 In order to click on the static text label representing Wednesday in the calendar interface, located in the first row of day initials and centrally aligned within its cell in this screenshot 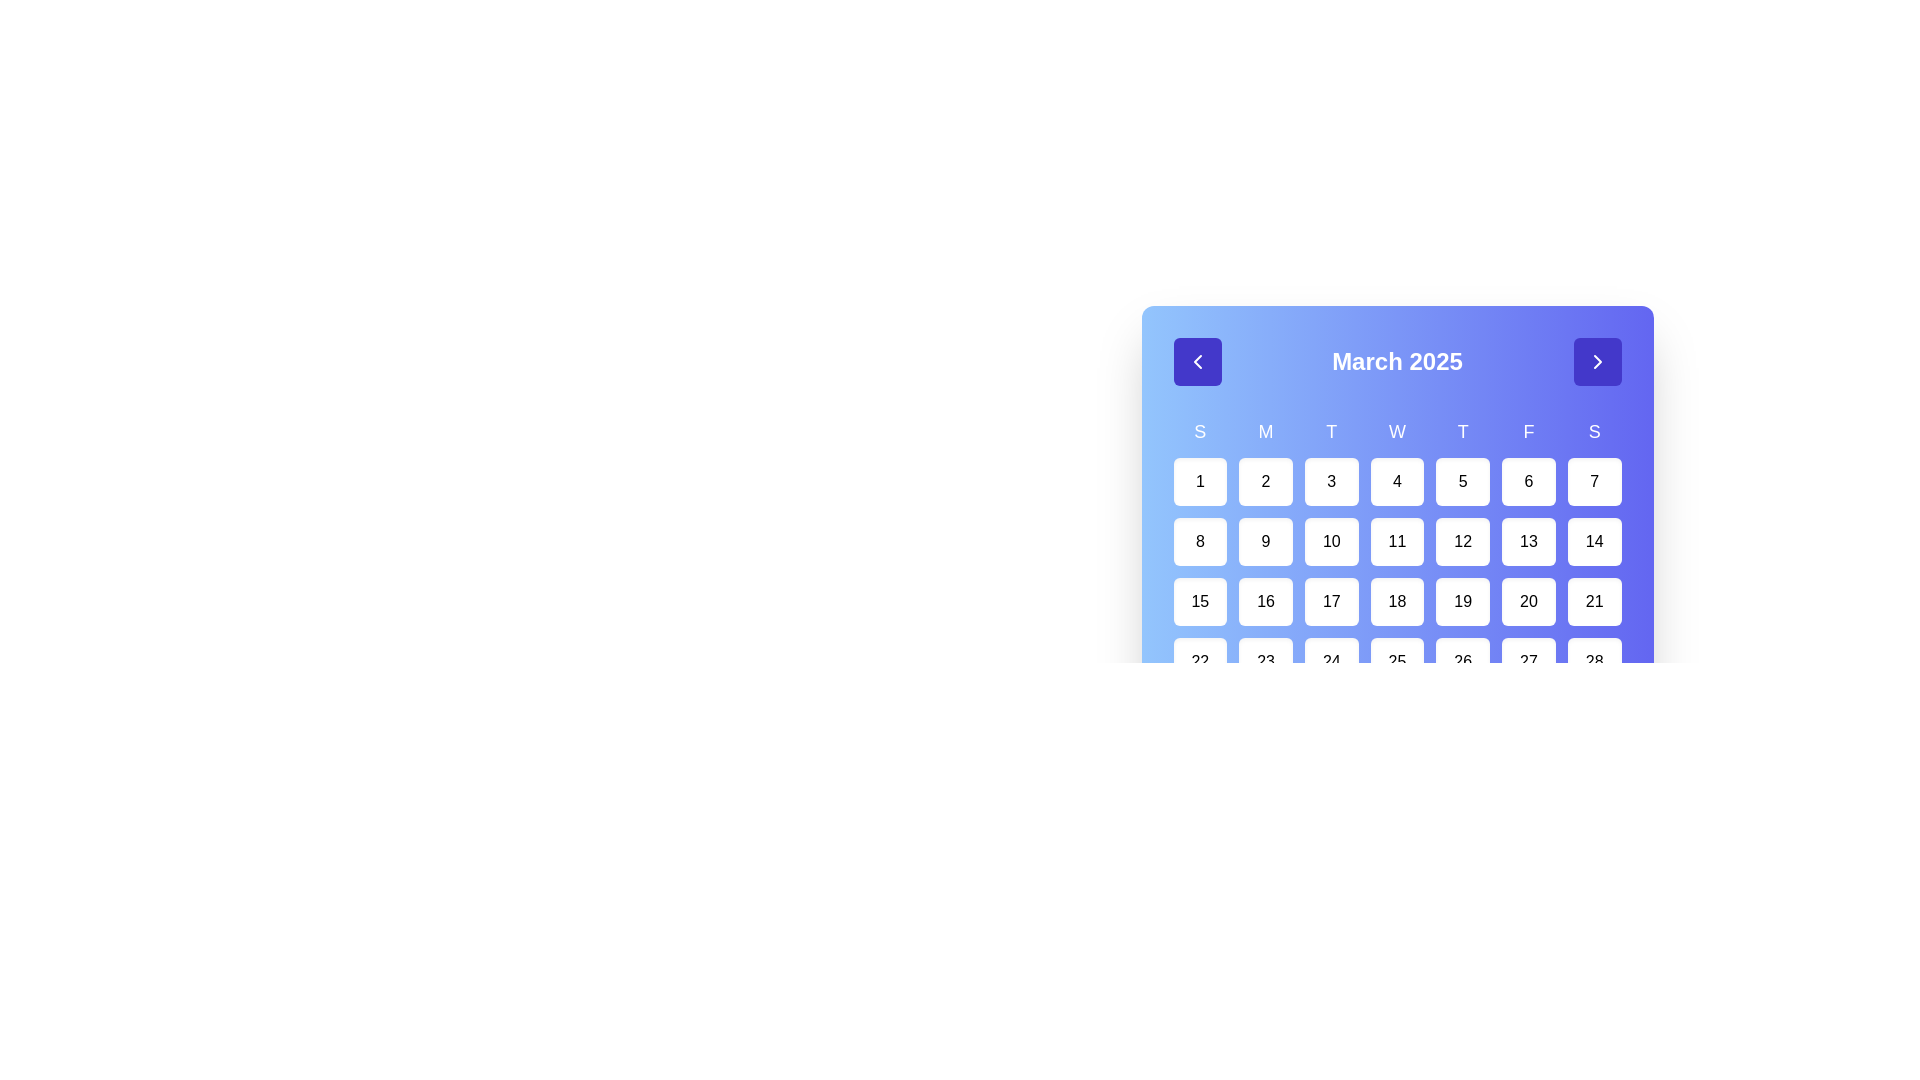, I will do `click(1396, 431)`.